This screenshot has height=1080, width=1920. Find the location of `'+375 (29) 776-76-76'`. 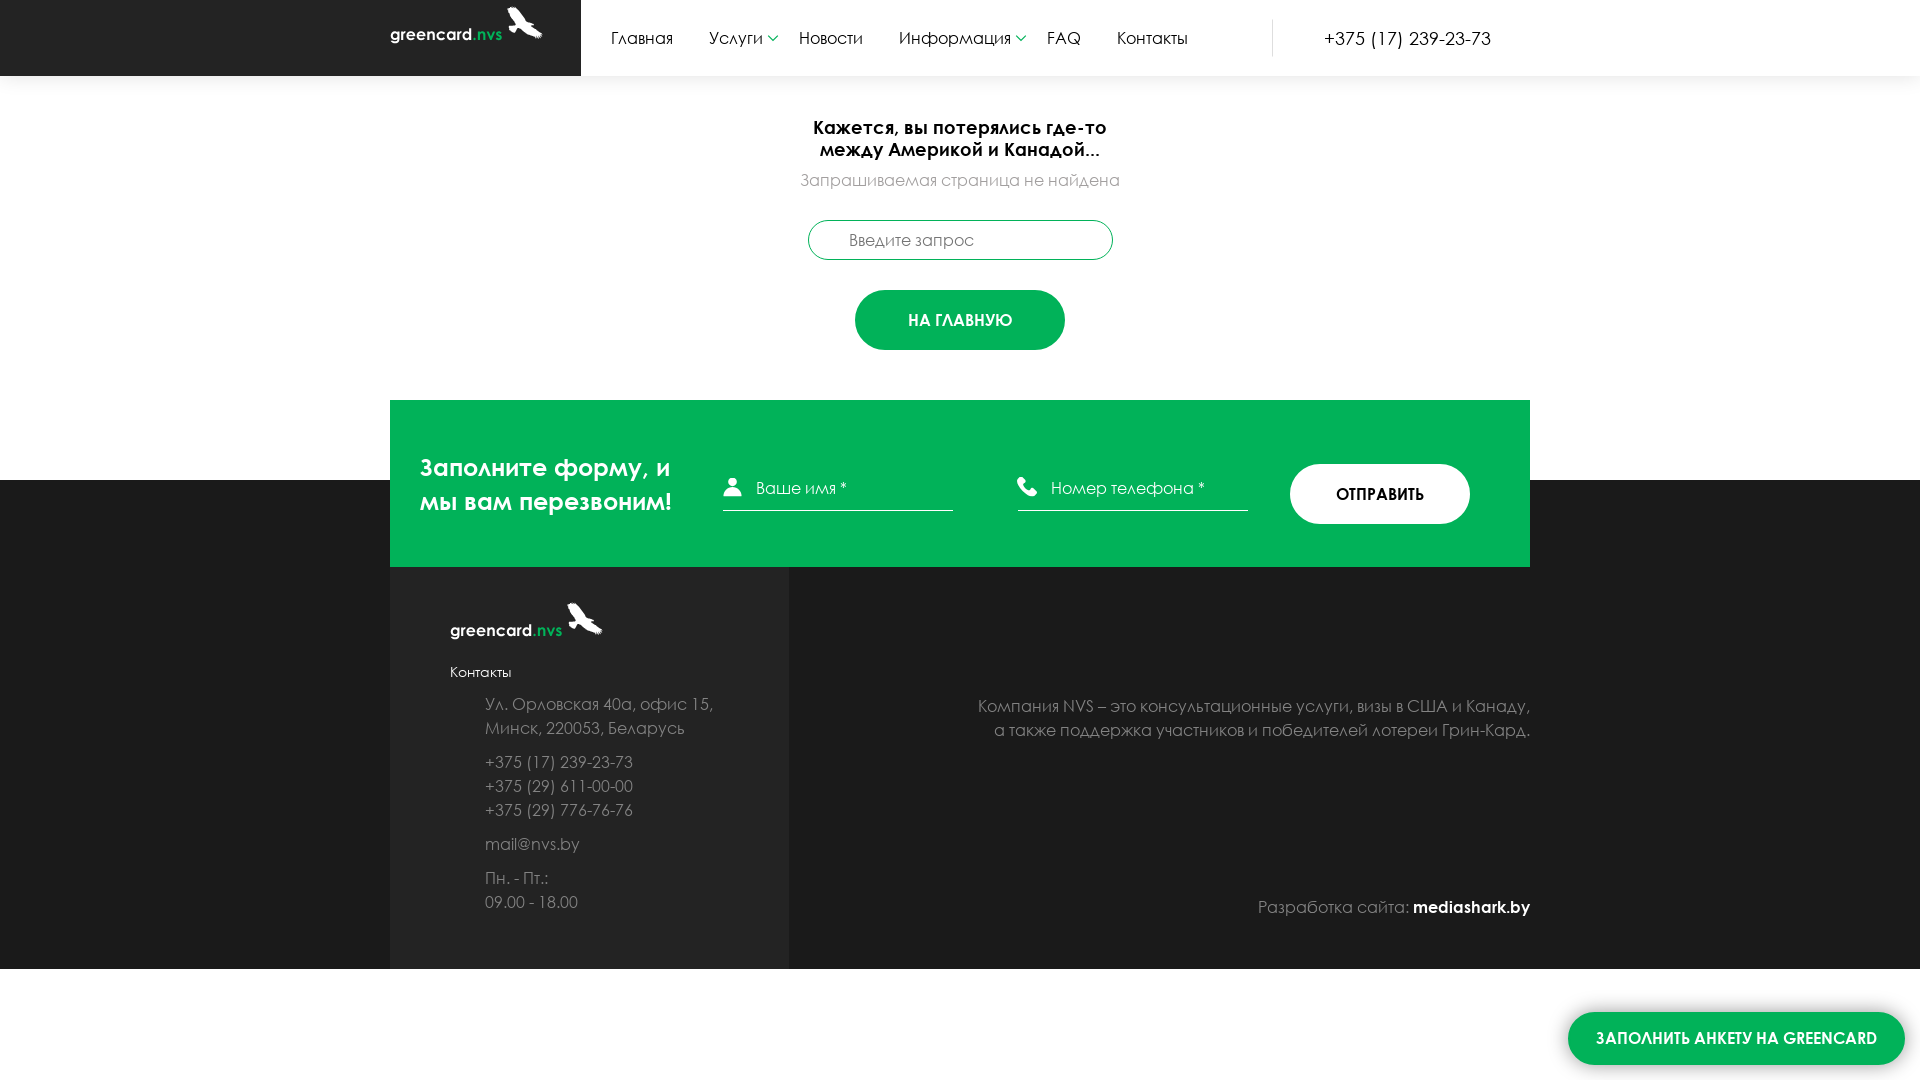

'+375 (29) 776-76-76' is located at coordinates (616, 810).